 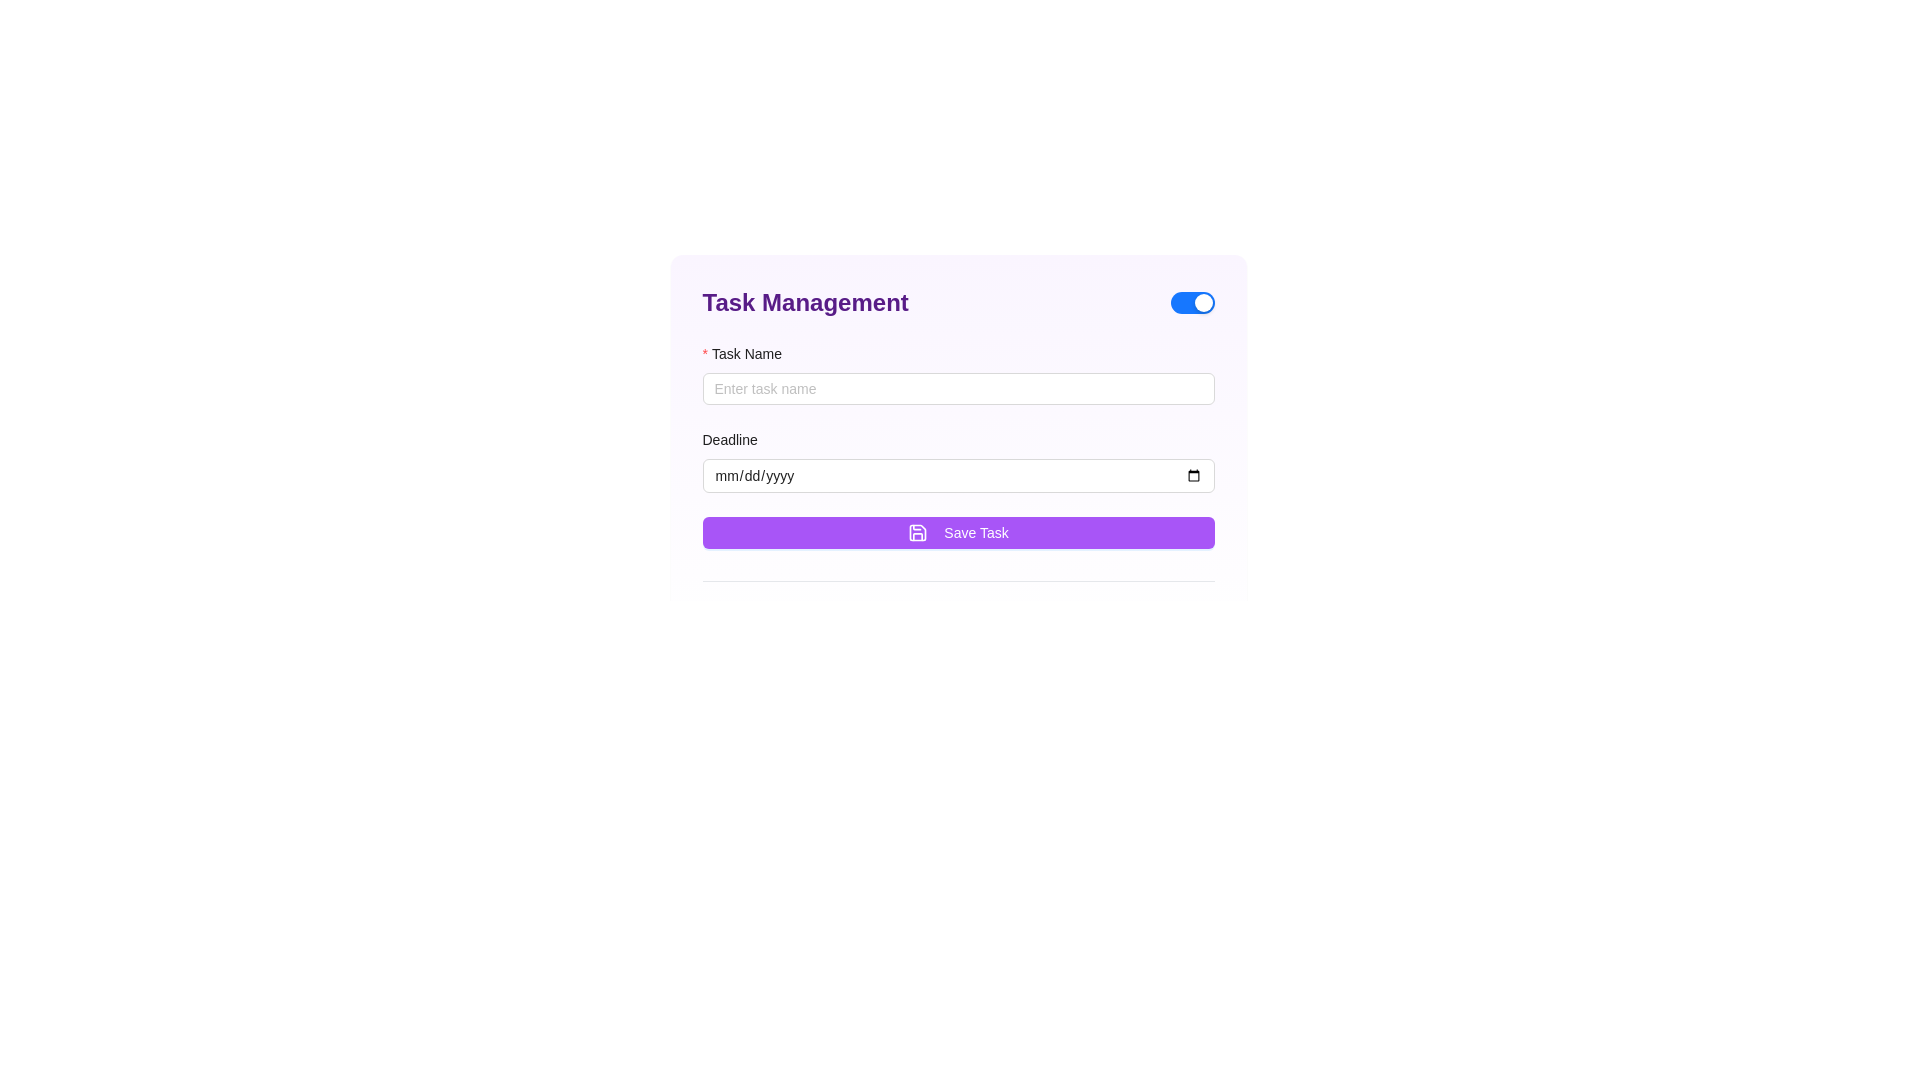 I want to click on the purple rectangular 'Save Task' button with a white save icon, so click(x=957, y=531).